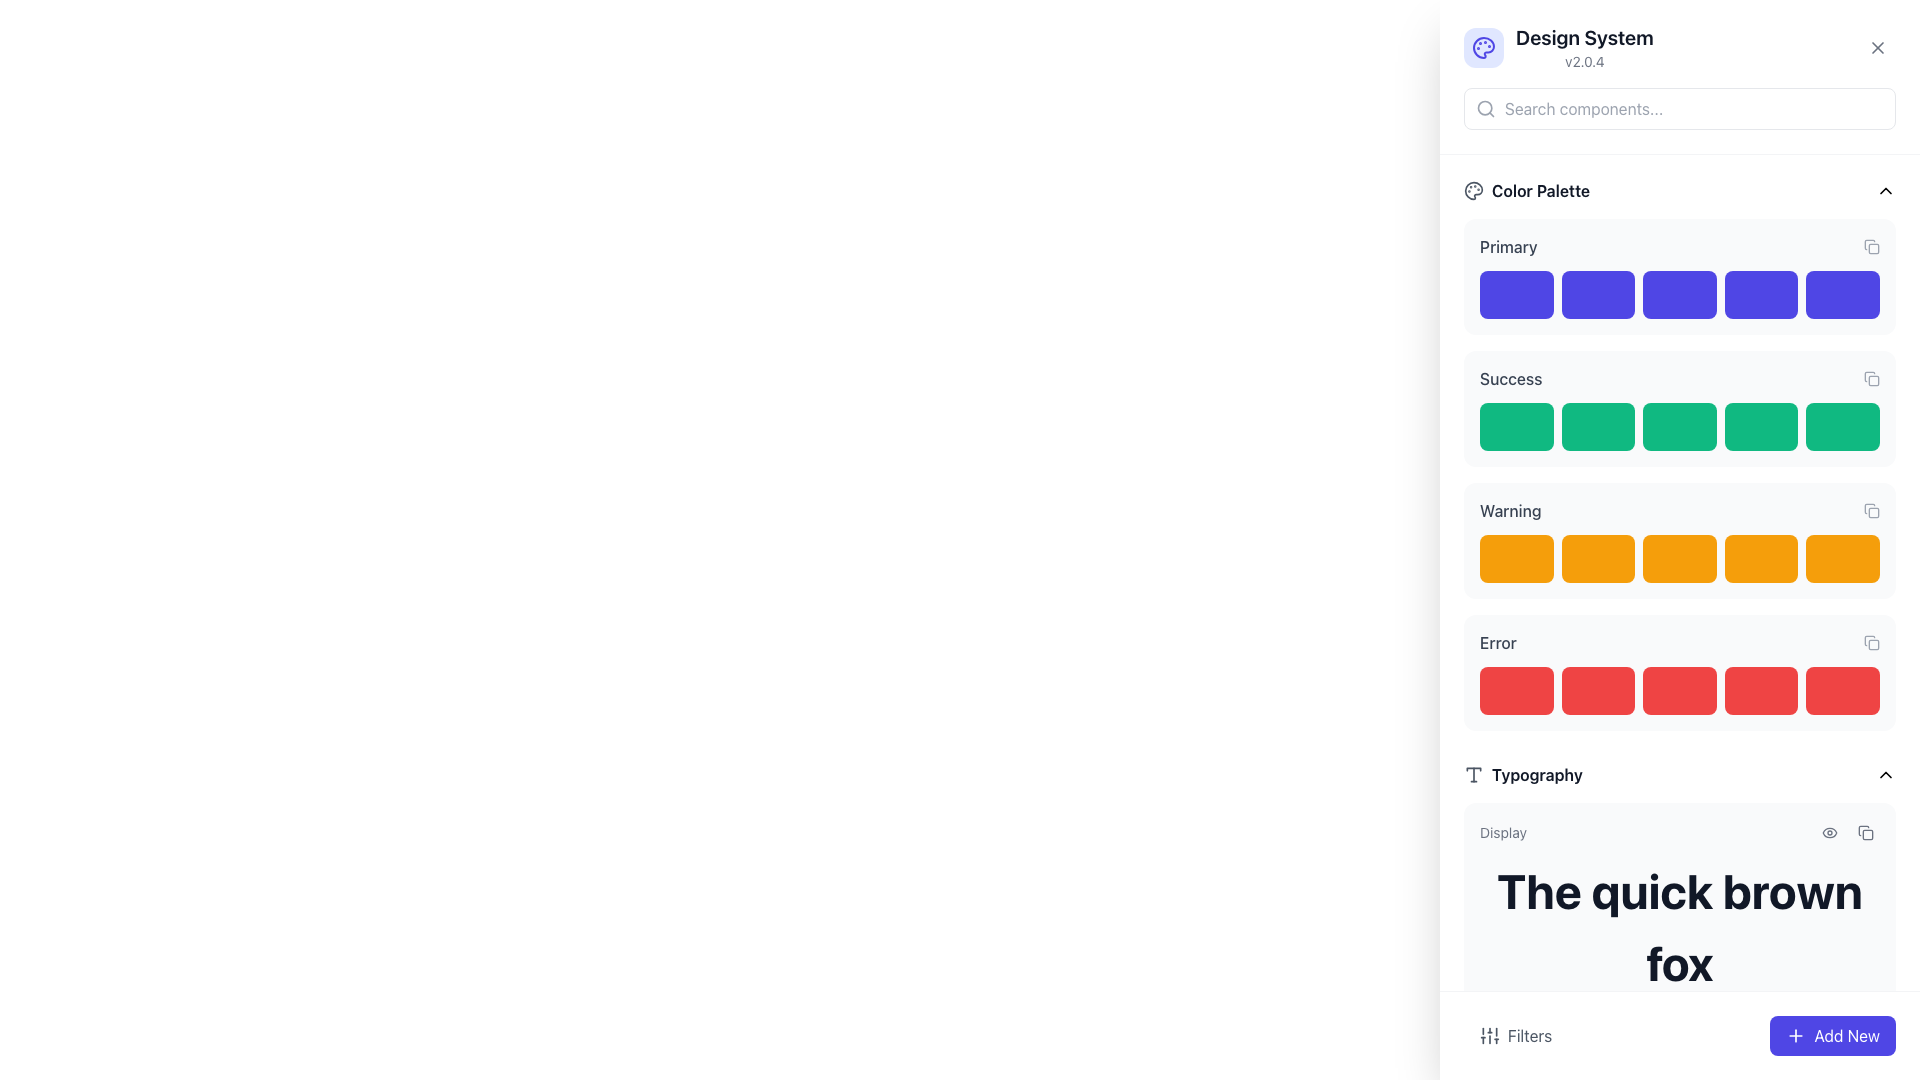 The image size is (1920, 1080). What do you see at coordinates (1871, 245) in the screenshot?
I see `the button located at the top-right corner of the 'Primary' section of the 'Color Palette' to copy the information related to 'Primary' to the clipboard` at bounding box center [1871, 245].